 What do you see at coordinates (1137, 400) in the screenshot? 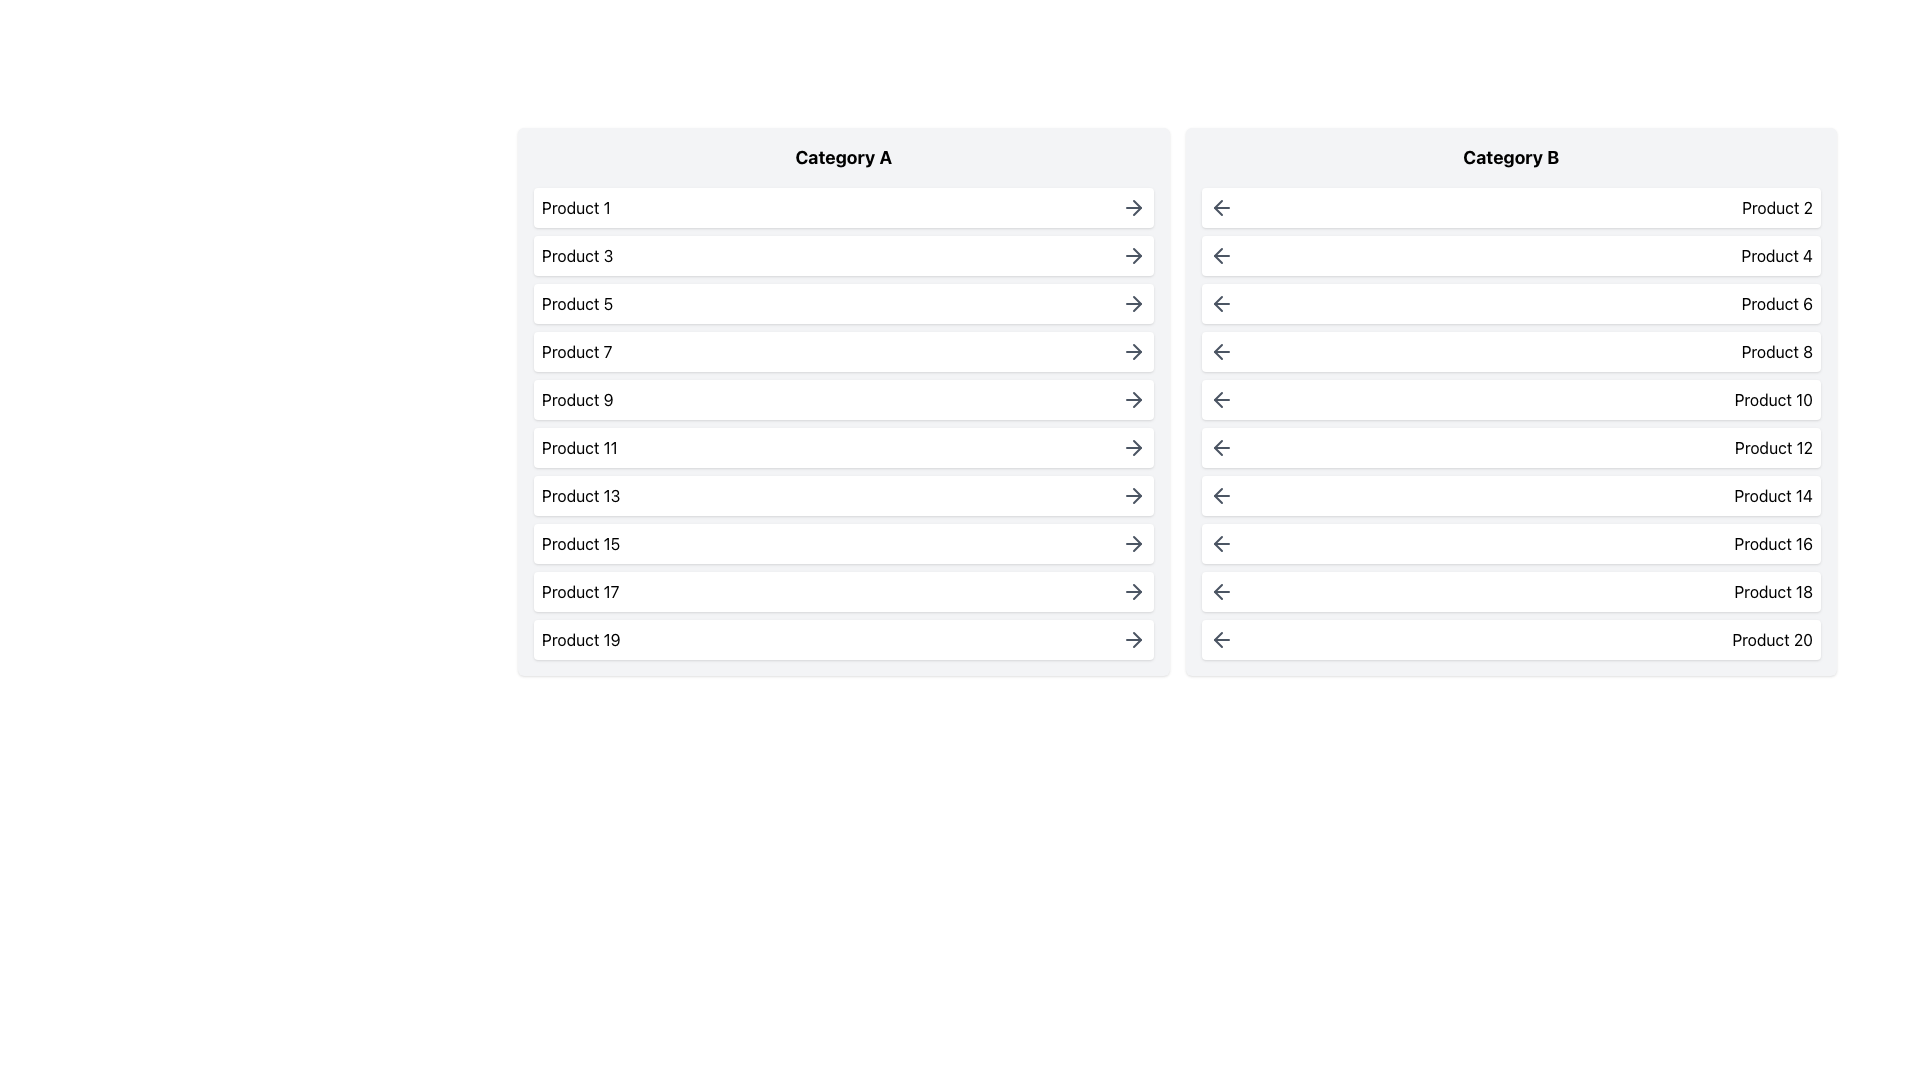
I see `the rightward arrow icon adjacent to 'Product 9' in the 'Category A' section` at bounding box center [1137, 400].